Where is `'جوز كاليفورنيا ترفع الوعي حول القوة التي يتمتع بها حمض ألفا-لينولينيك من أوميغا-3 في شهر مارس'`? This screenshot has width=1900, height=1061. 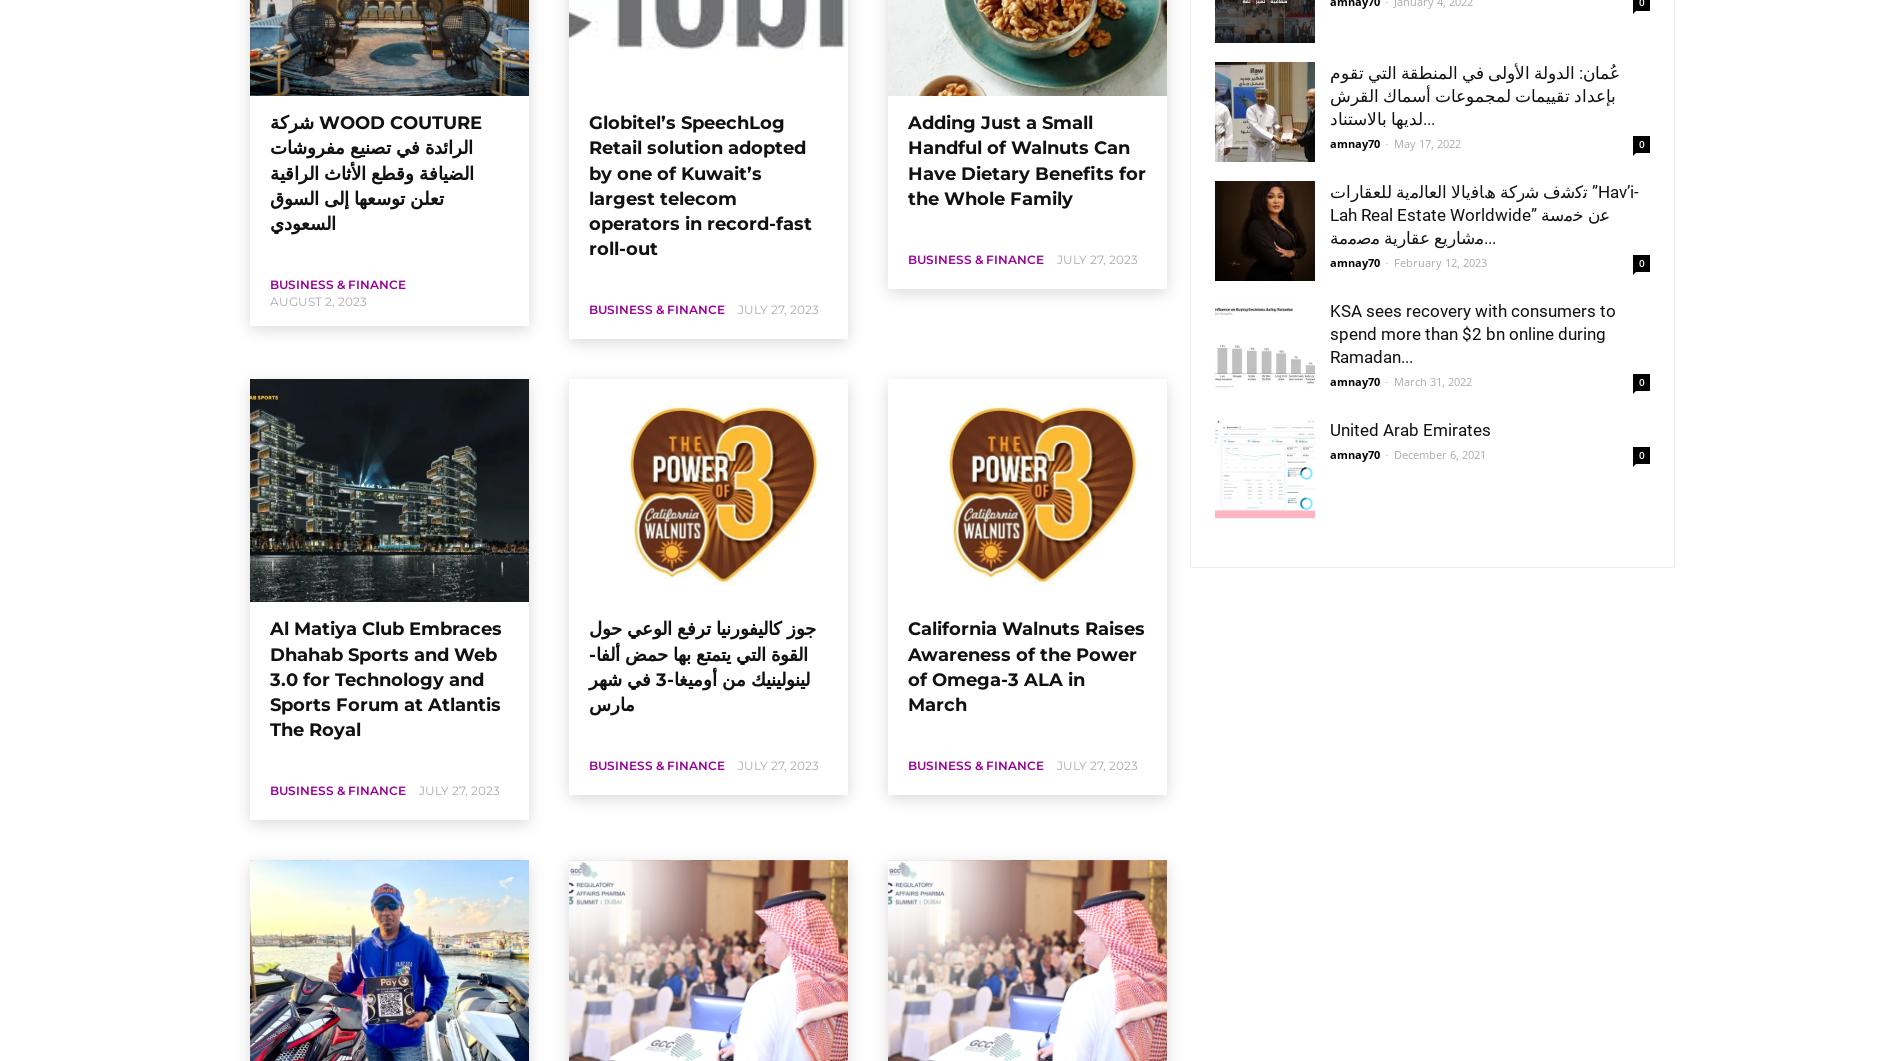 'جوز كاليفورنيا ترفع الوعي حول القوة التي يتمتع بها حمض ألفا-لينولينيك من أوميغا-3 في شهر مارس' is located at coordinates (589, 666).